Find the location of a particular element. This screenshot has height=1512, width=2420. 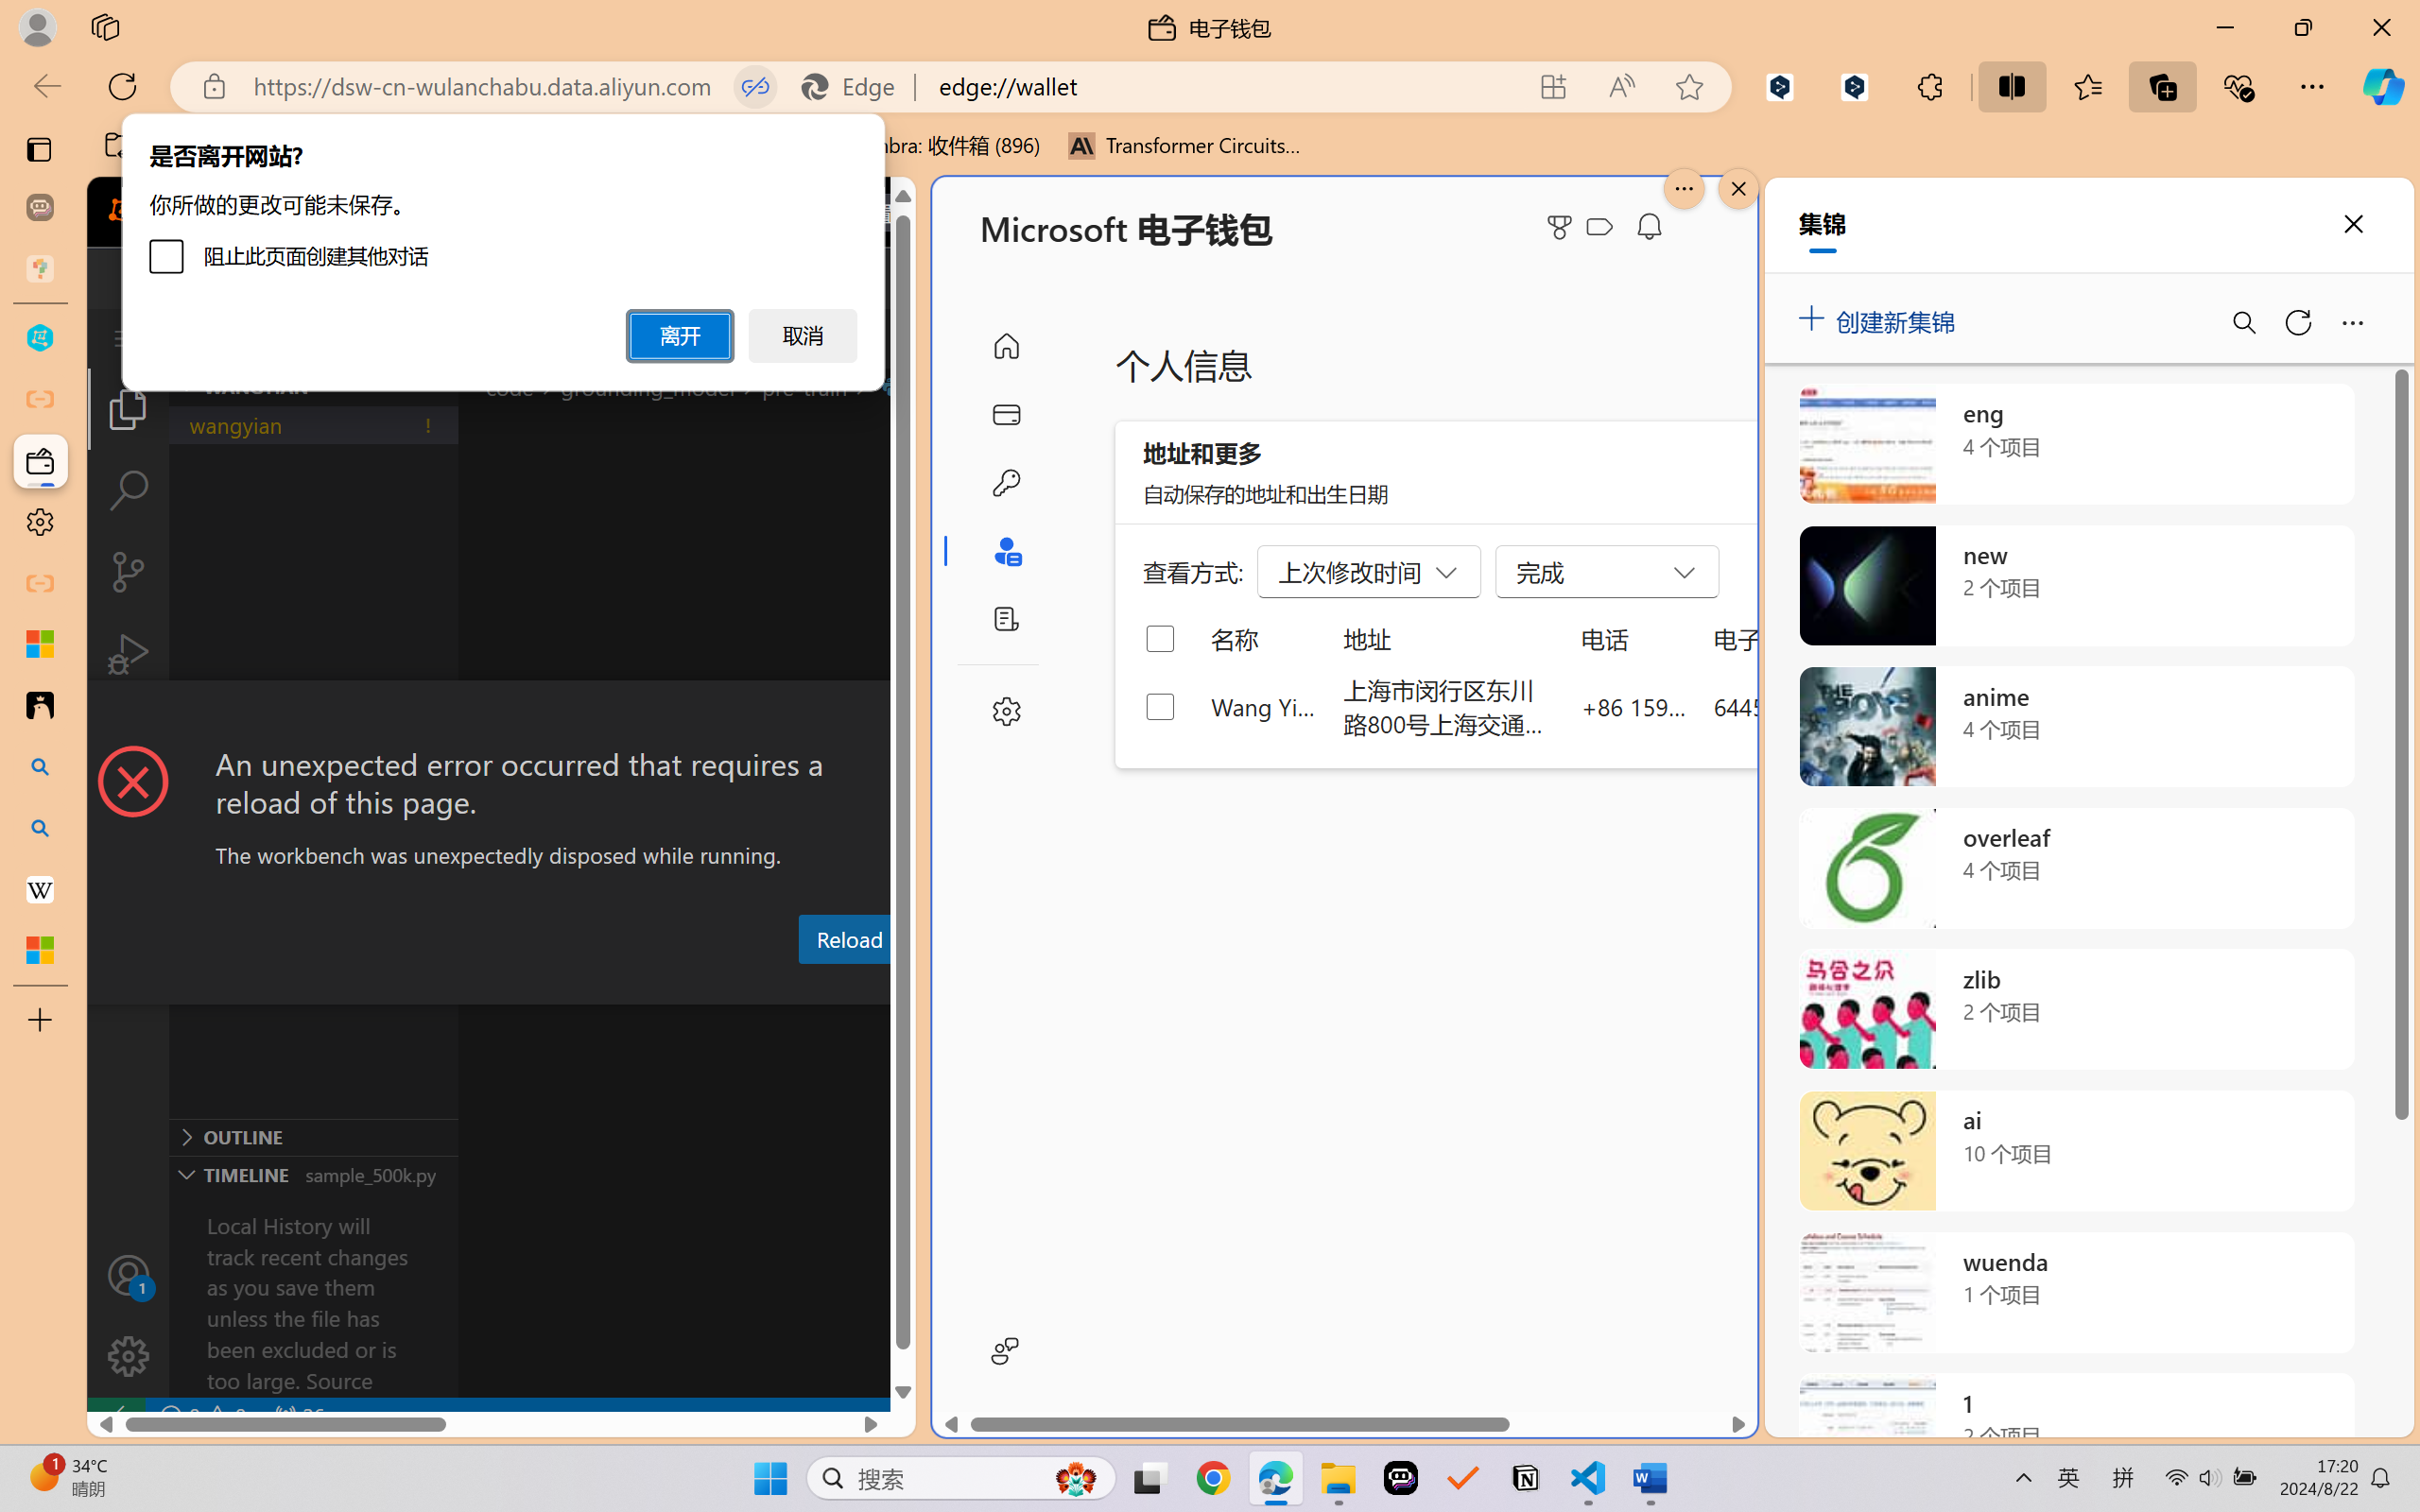

'+86 159 0032 4640' is located at coordinates (1634, 705).